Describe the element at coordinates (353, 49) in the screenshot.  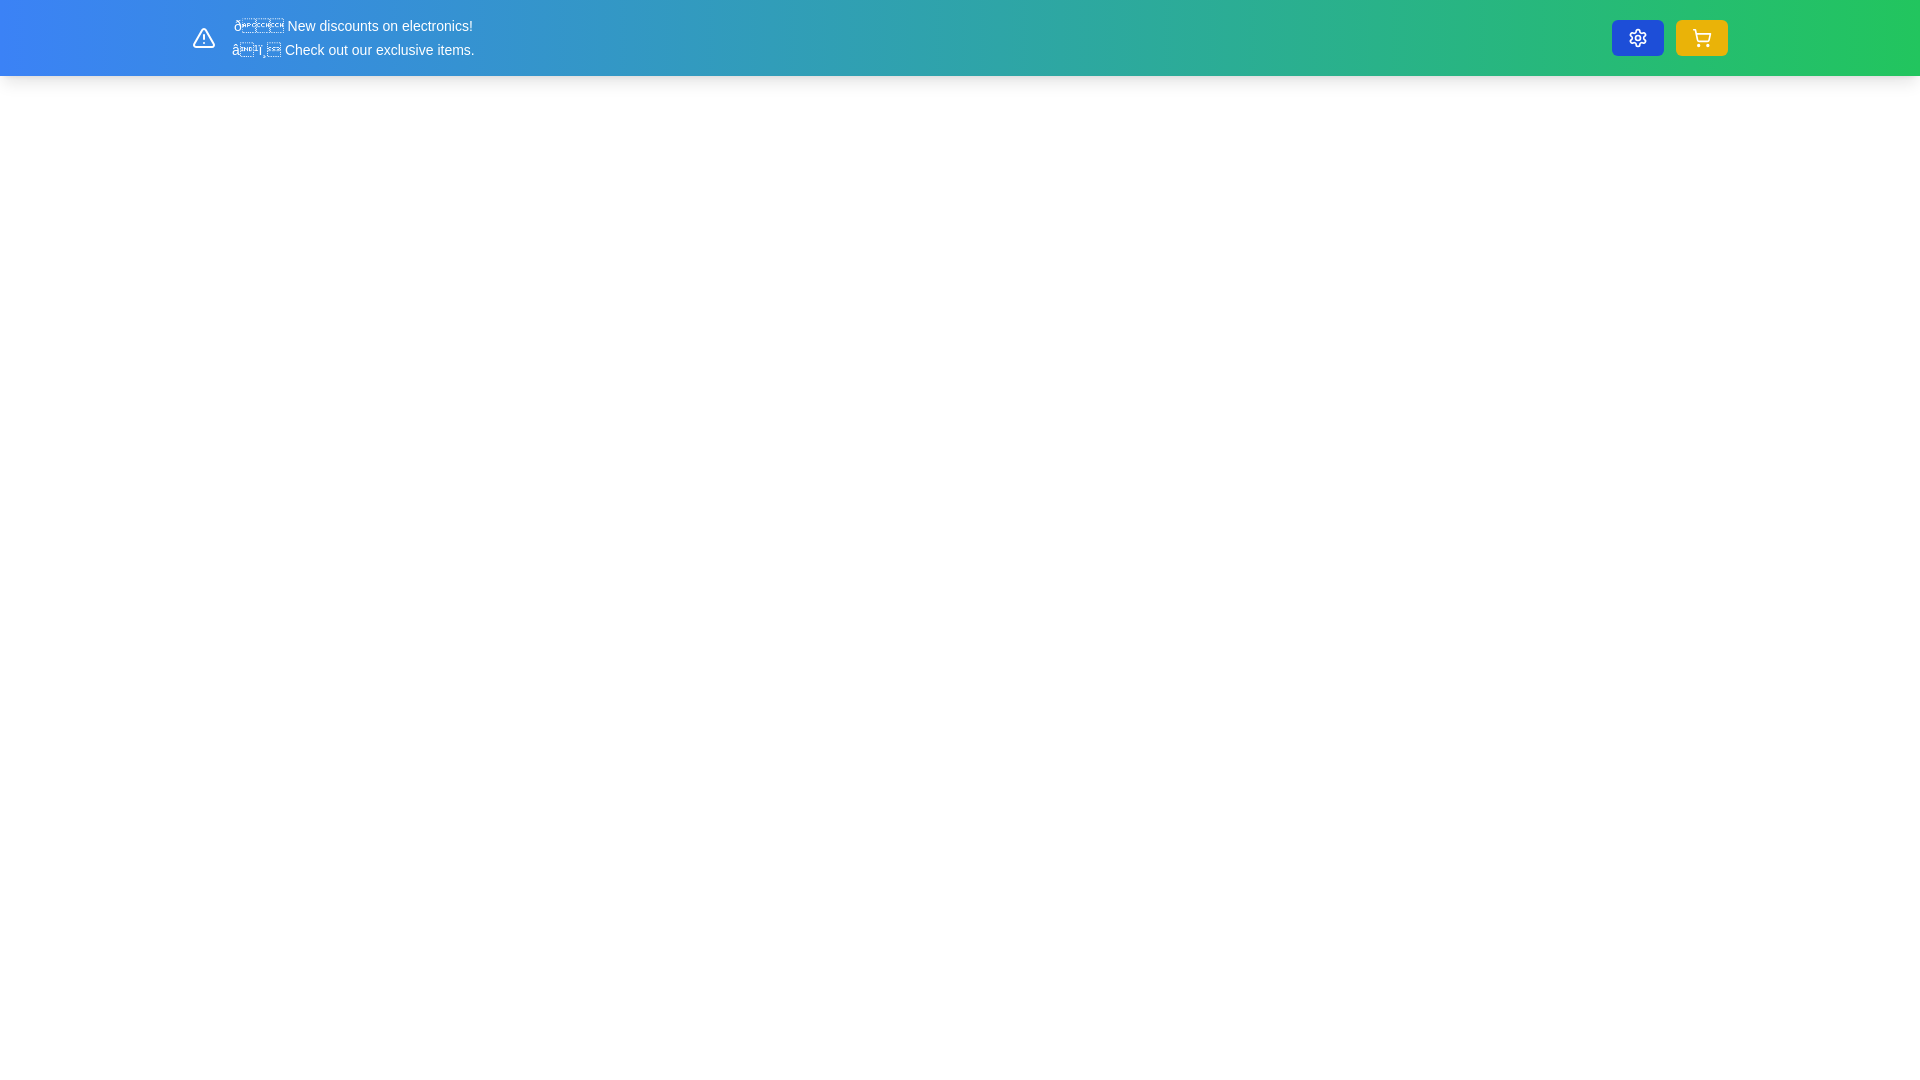
I see `text element displaying 'ℹ️ Check out our exclusive items.' located below the text '🔔 New discounts on electronics!' in the top-left region of the interface` at that location.